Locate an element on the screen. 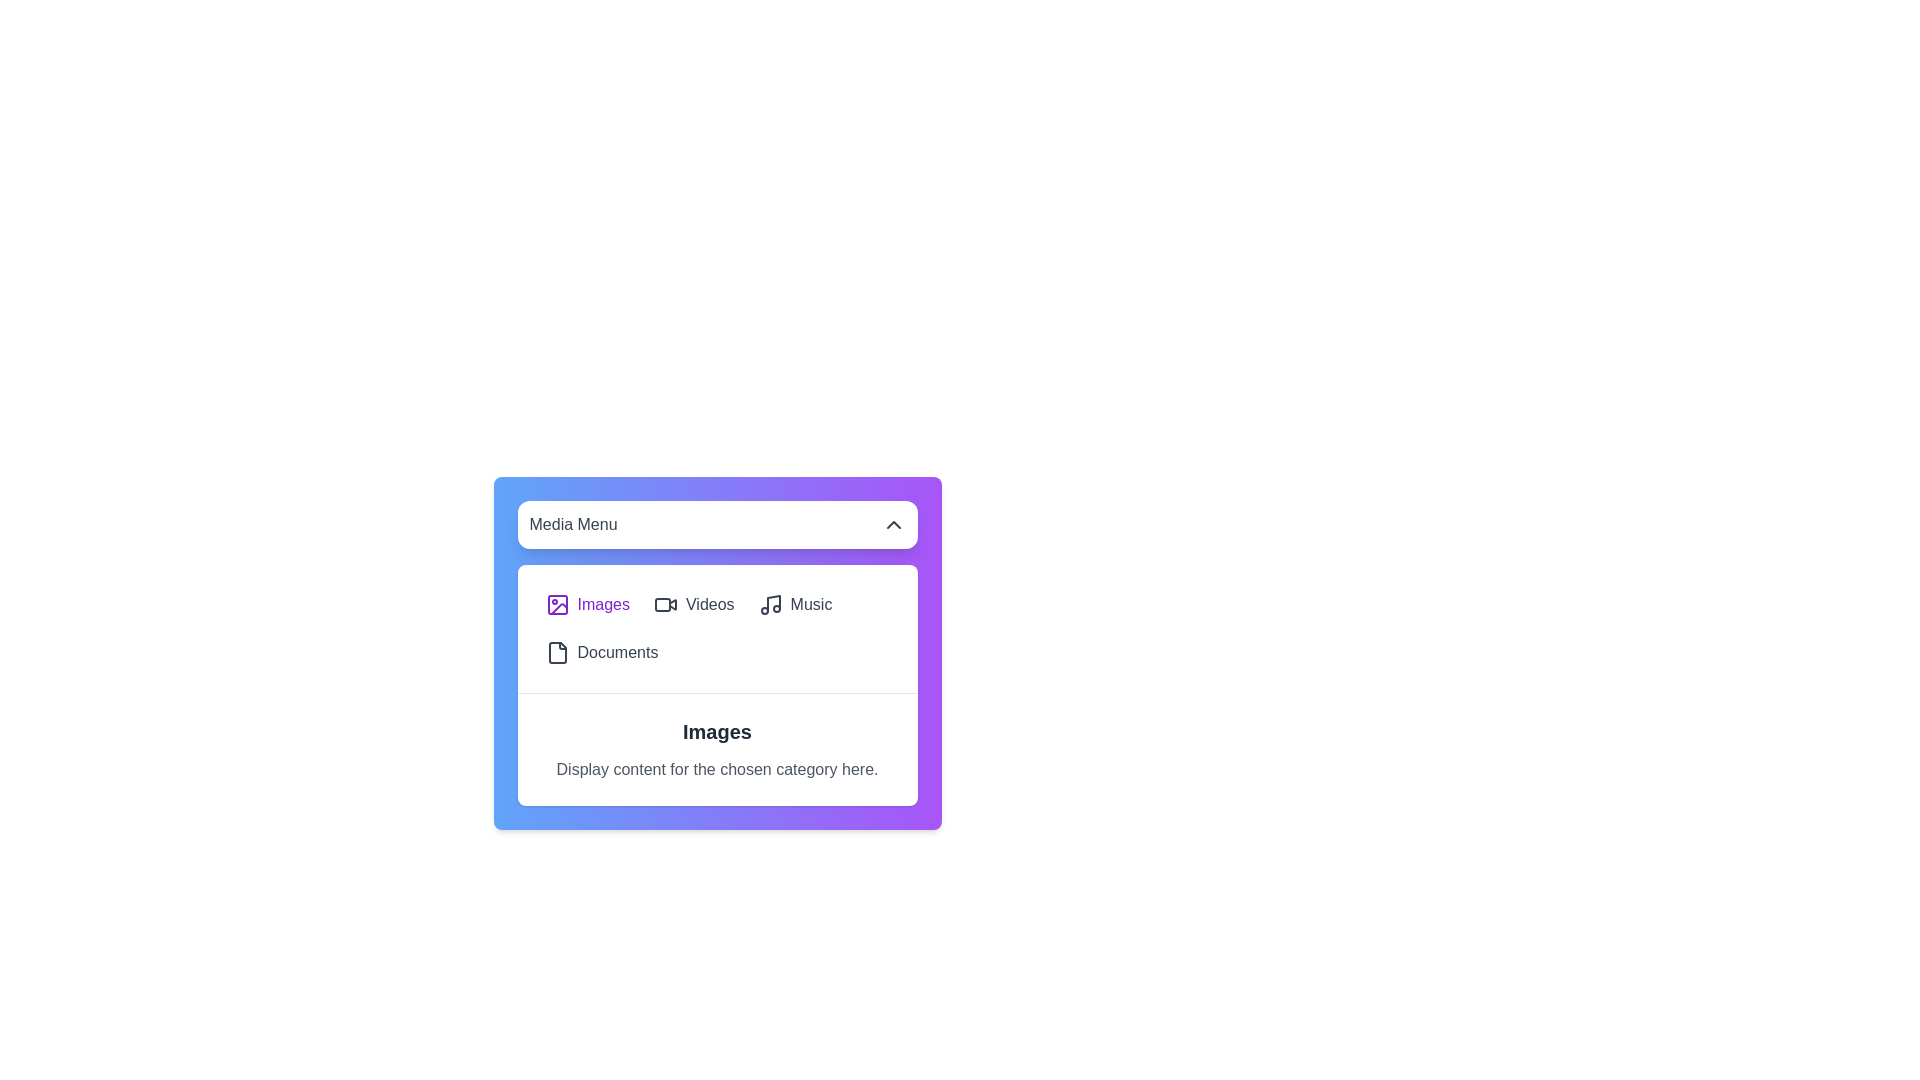 Image resolution: width=1920 pixels, height=1080 pixels. the 'Media Menu' interactive section for navigation is located at coordinates (717, 653).